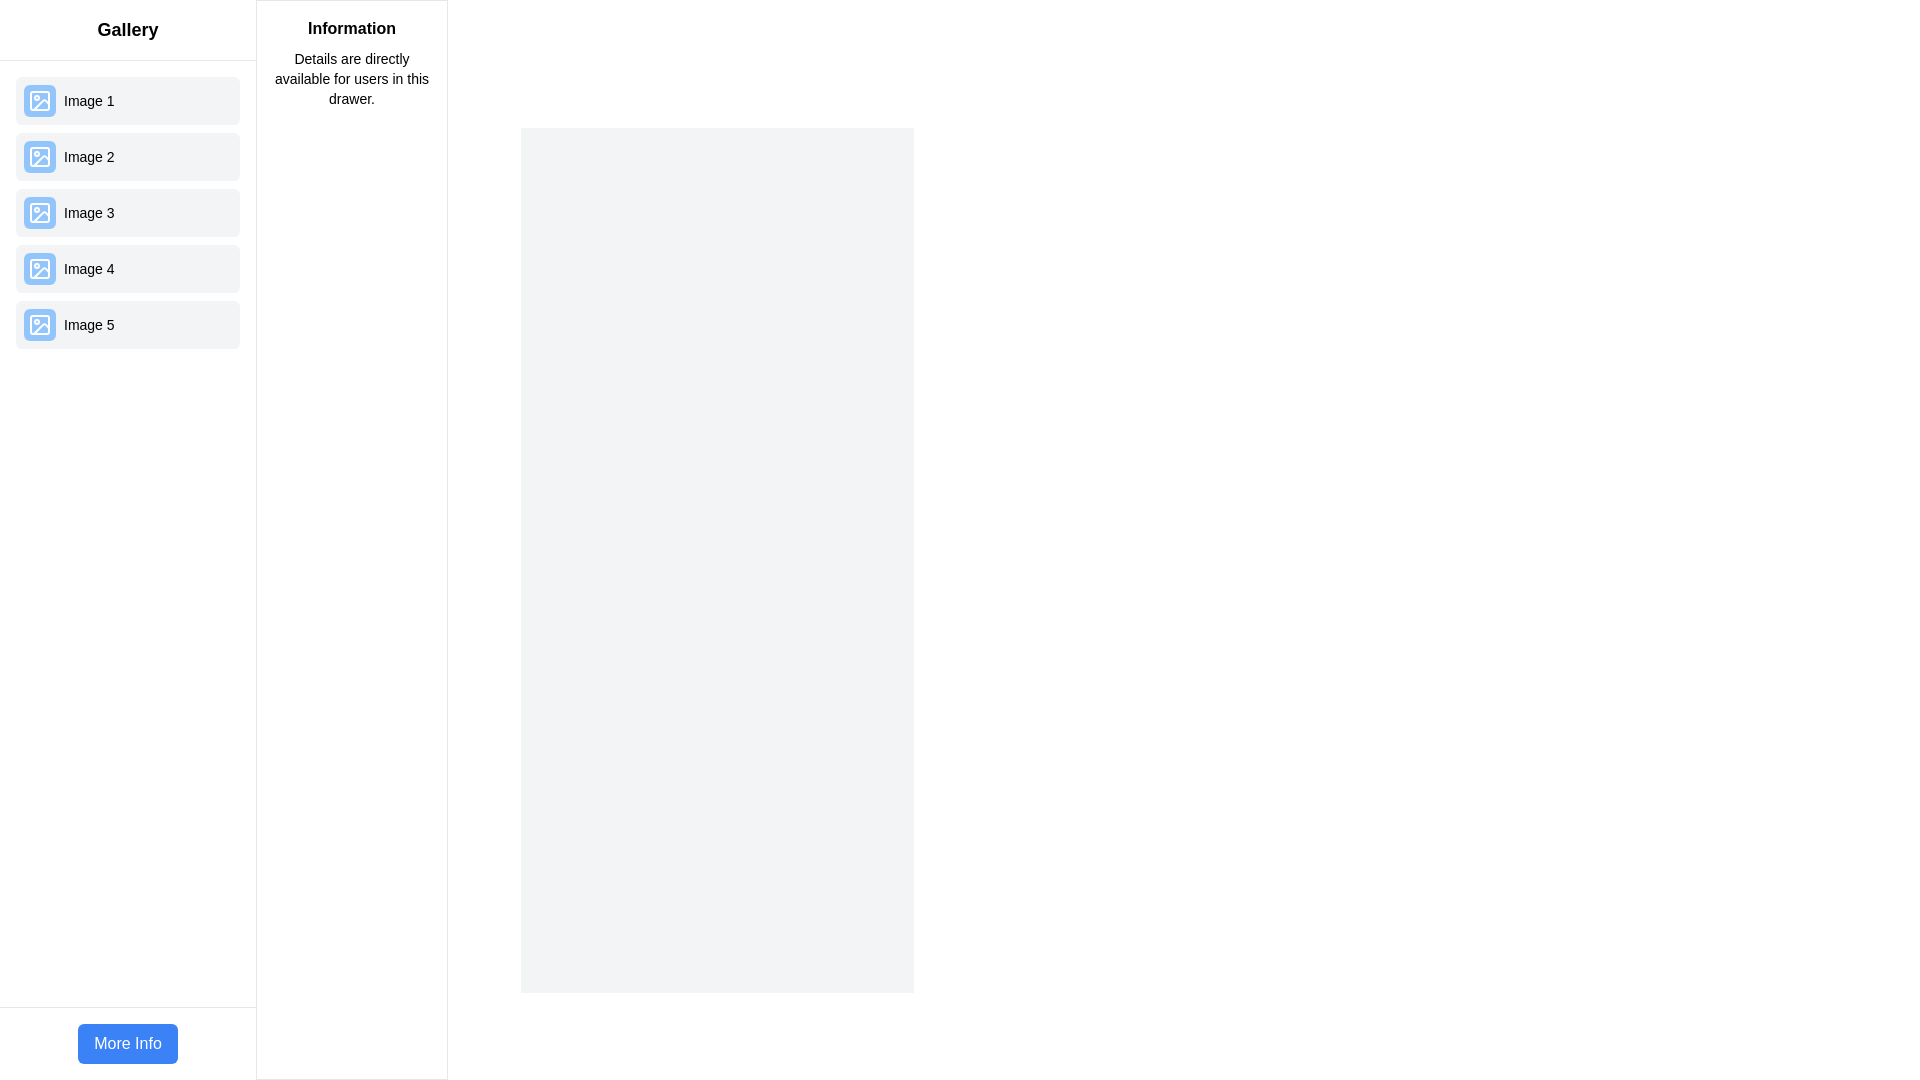 This screenshot has width=1920, height=1080. Describe the element at coordinates (39, 323) in the screenshot. I see `the square blue Icon button with a white image symbol at the center, located in the top-left corner of the list item labeled 'Image 5' in the gallery section` at that location.